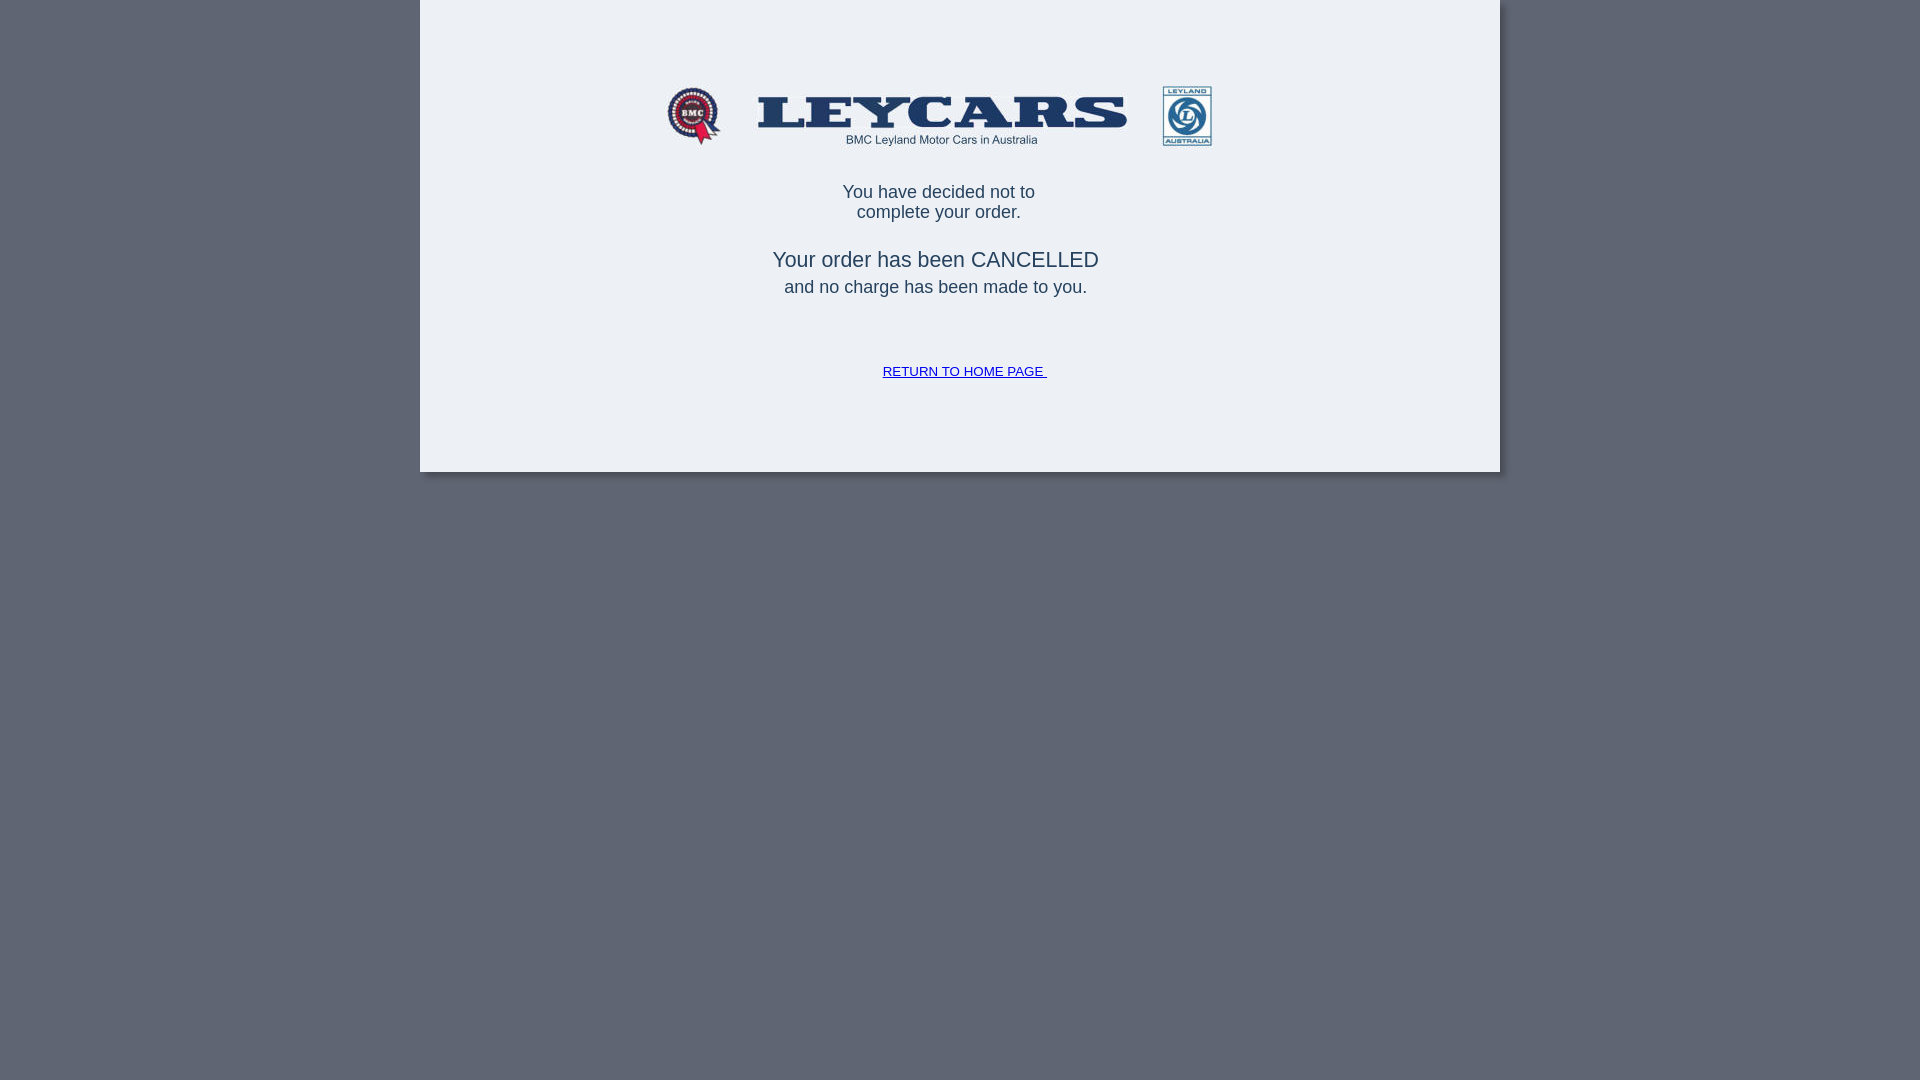 The height and width of the screenshot is (1080, 1920). What do you see at coordinates (964, 371) in the screenshot?
I see `'RETURN TO HOME PAGE '` at bounding box center [964, 371].